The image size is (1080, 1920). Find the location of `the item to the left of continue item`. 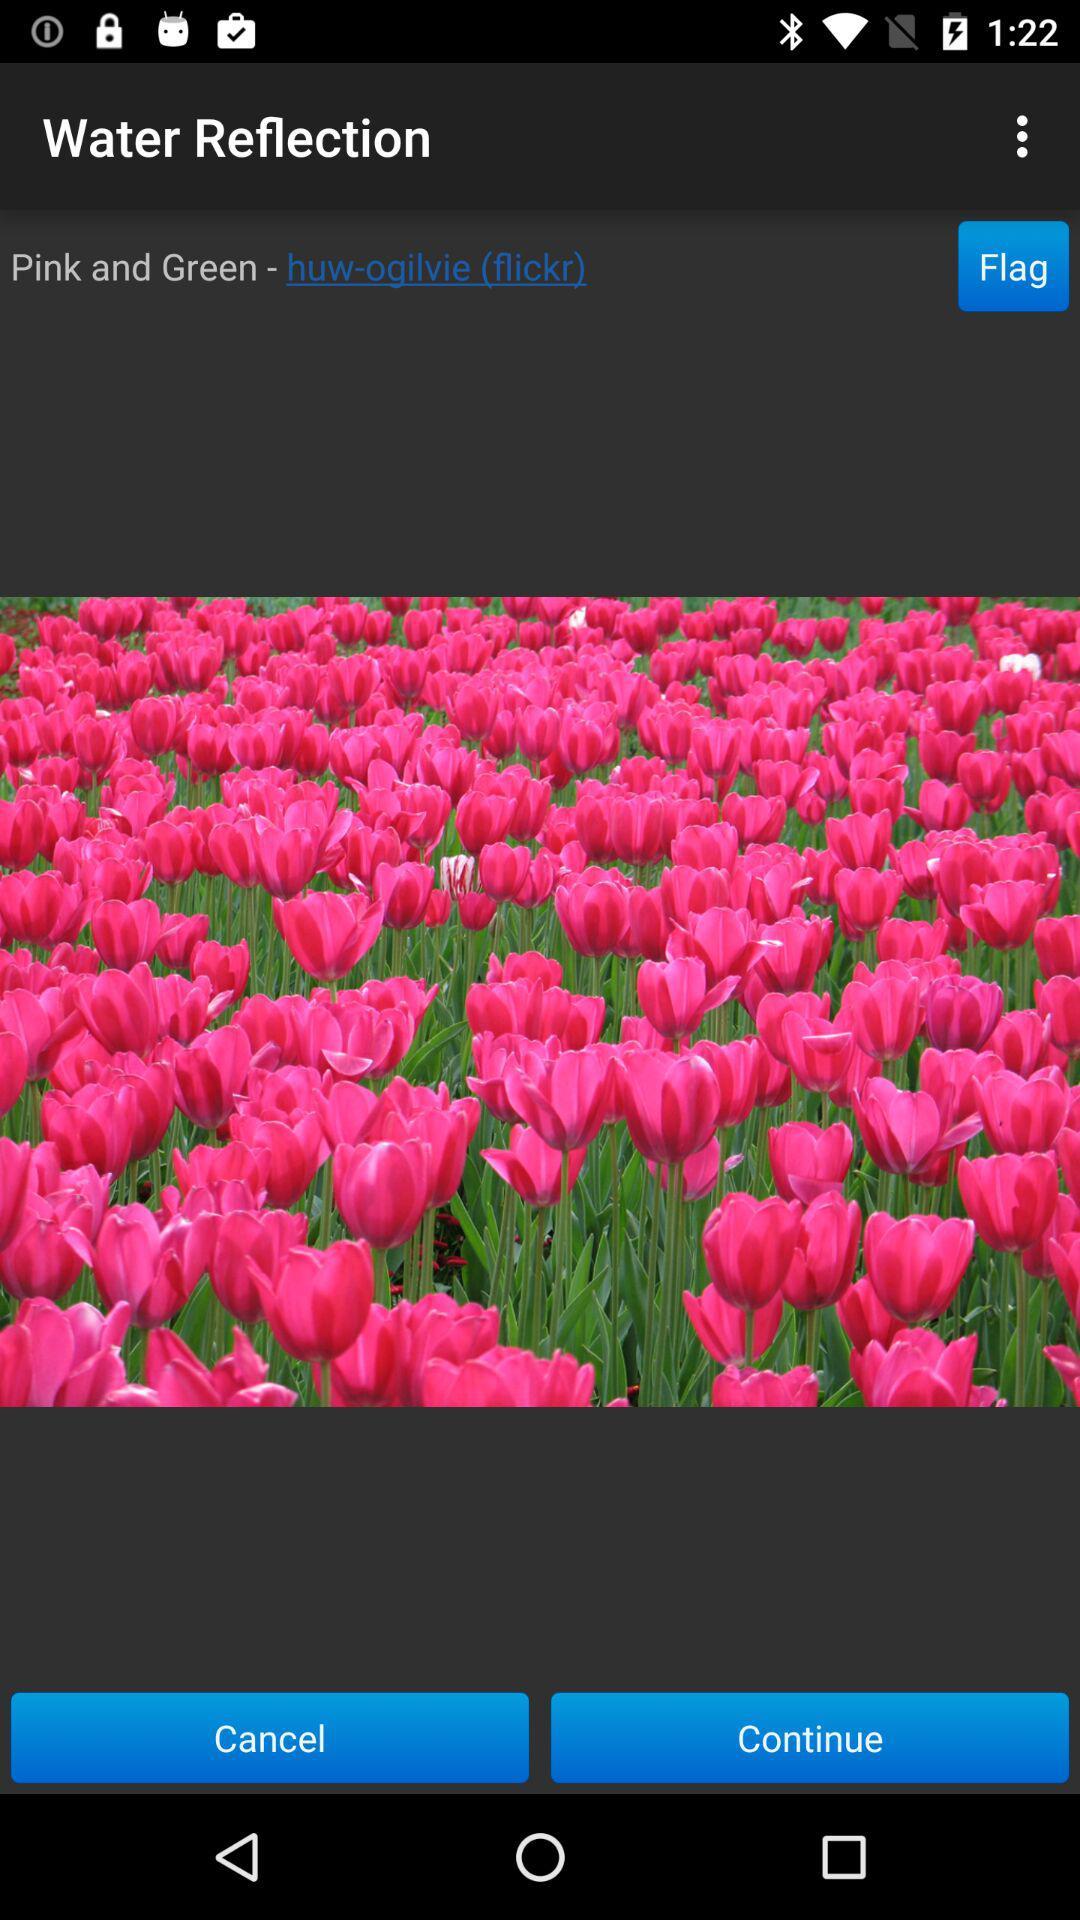

the item to the left of continue item is located at coordinates (270, 1736).